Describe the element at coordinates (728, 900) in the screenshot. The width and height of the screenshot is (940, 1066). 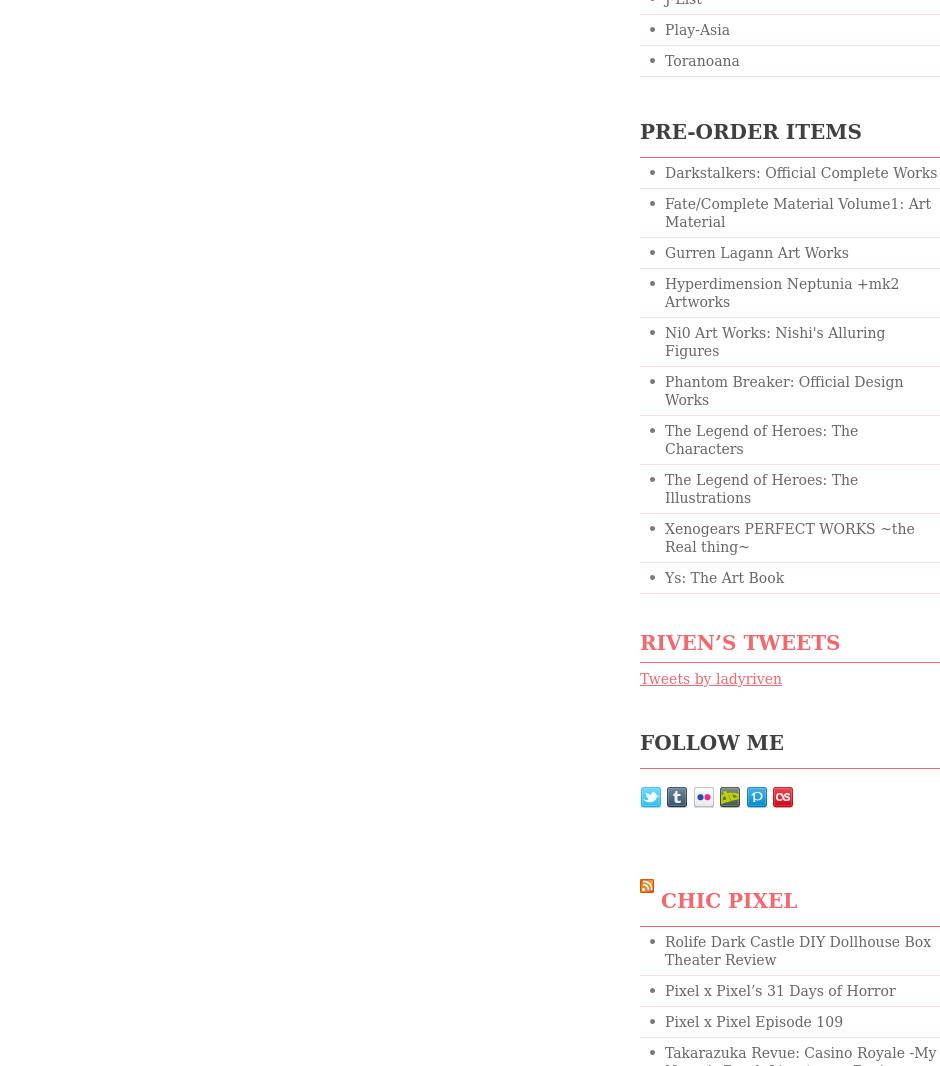
I see `'chic pixel'` at that location.